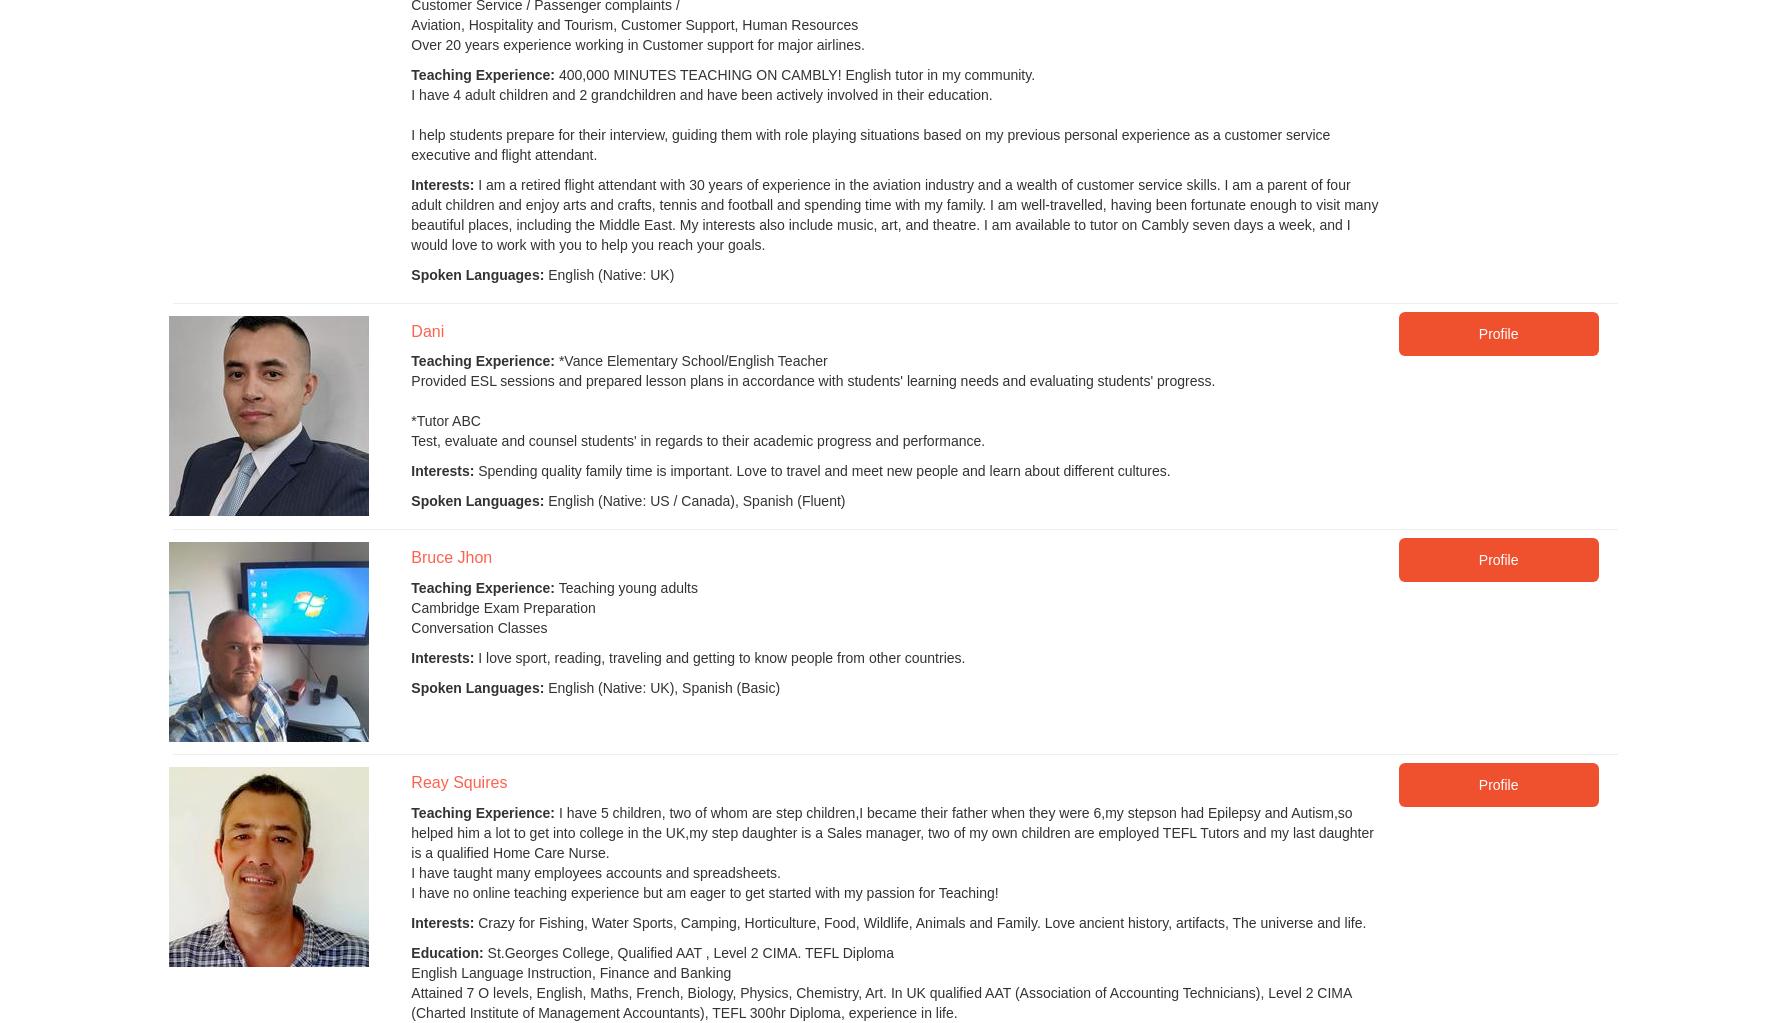 This screenshot has height=1023, width=1790. What do you see at coordinates (869, 143) in the screenshot?
I see `'I help students prepare for their interview, guiding them with role playing situations based on my previous personal experience as a customer service executive and flight attendant.'` at bounding box center [869, 143].